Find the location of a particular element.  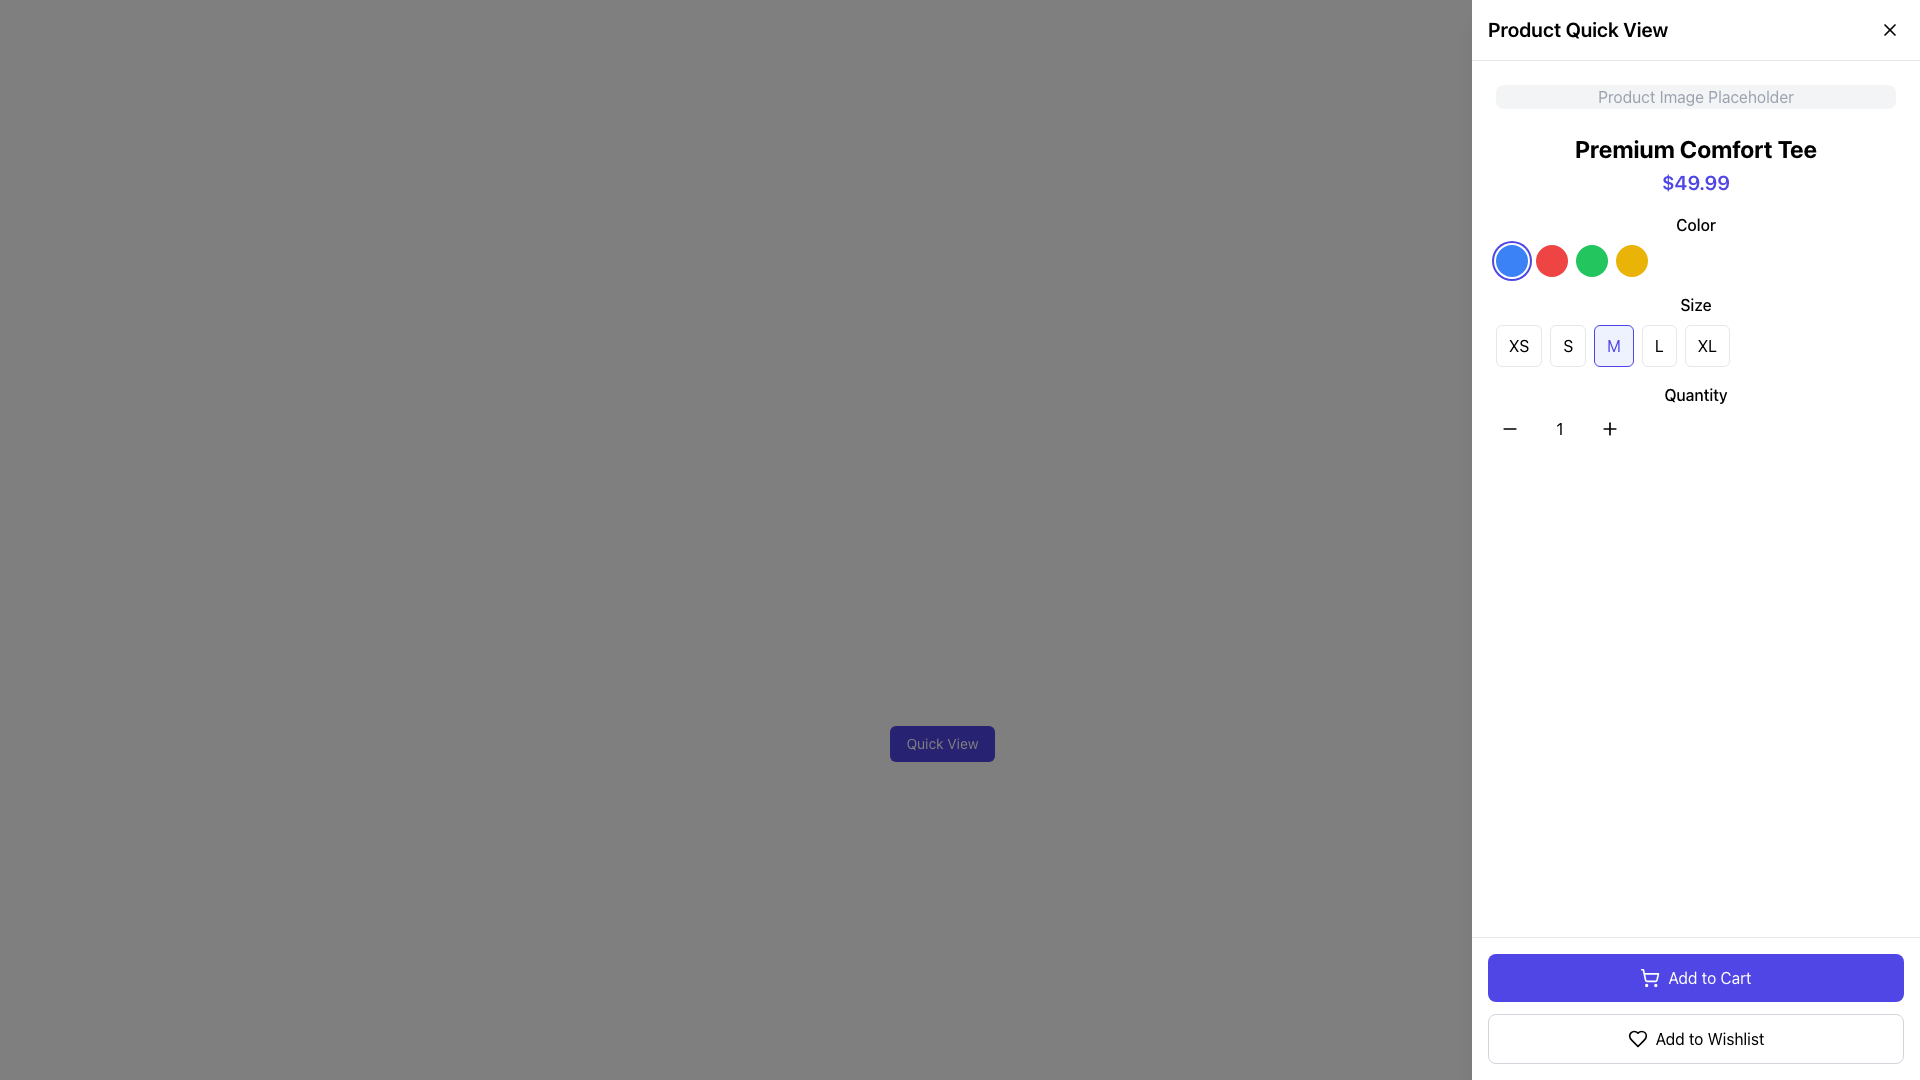

the 'XL' size selection button located in the product quick-view section is located at coordinates (1706, 345).